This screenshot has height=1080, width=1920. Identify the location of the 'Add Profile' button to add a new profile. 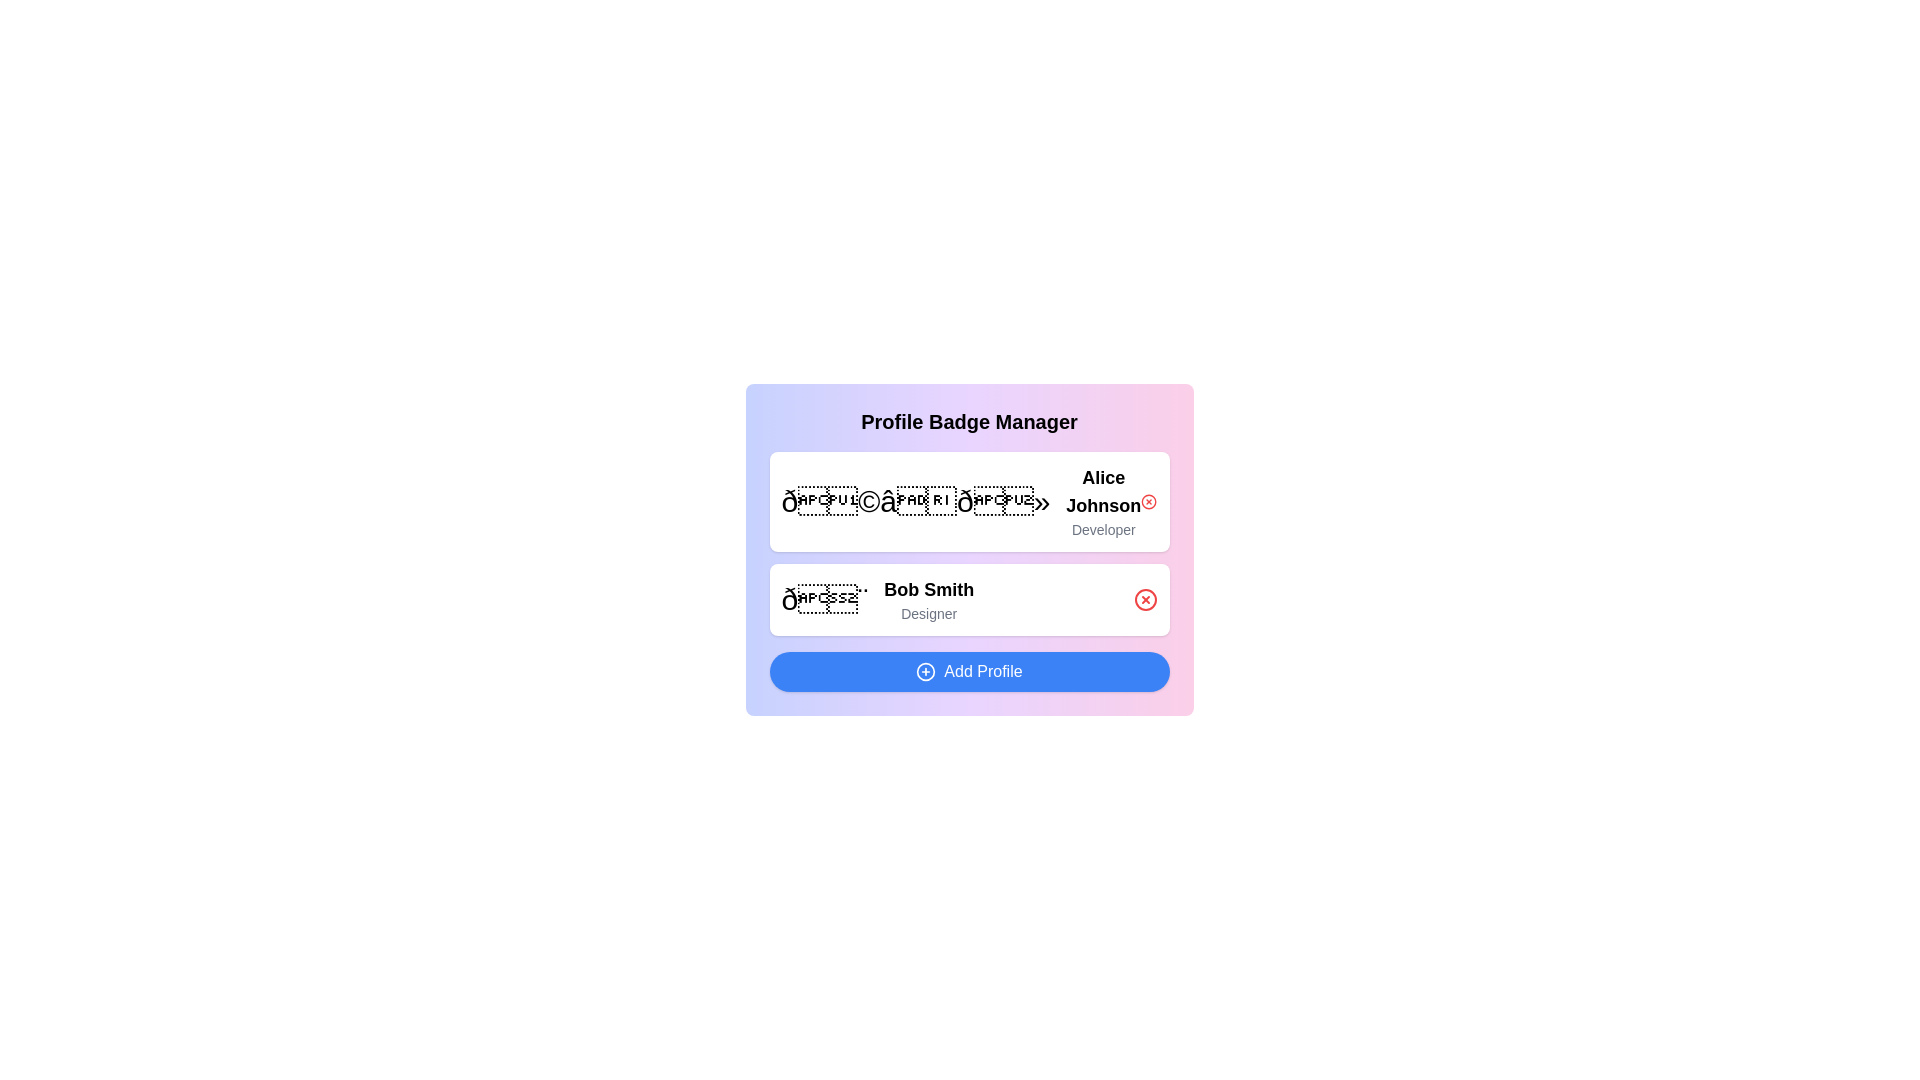
(969, 671).